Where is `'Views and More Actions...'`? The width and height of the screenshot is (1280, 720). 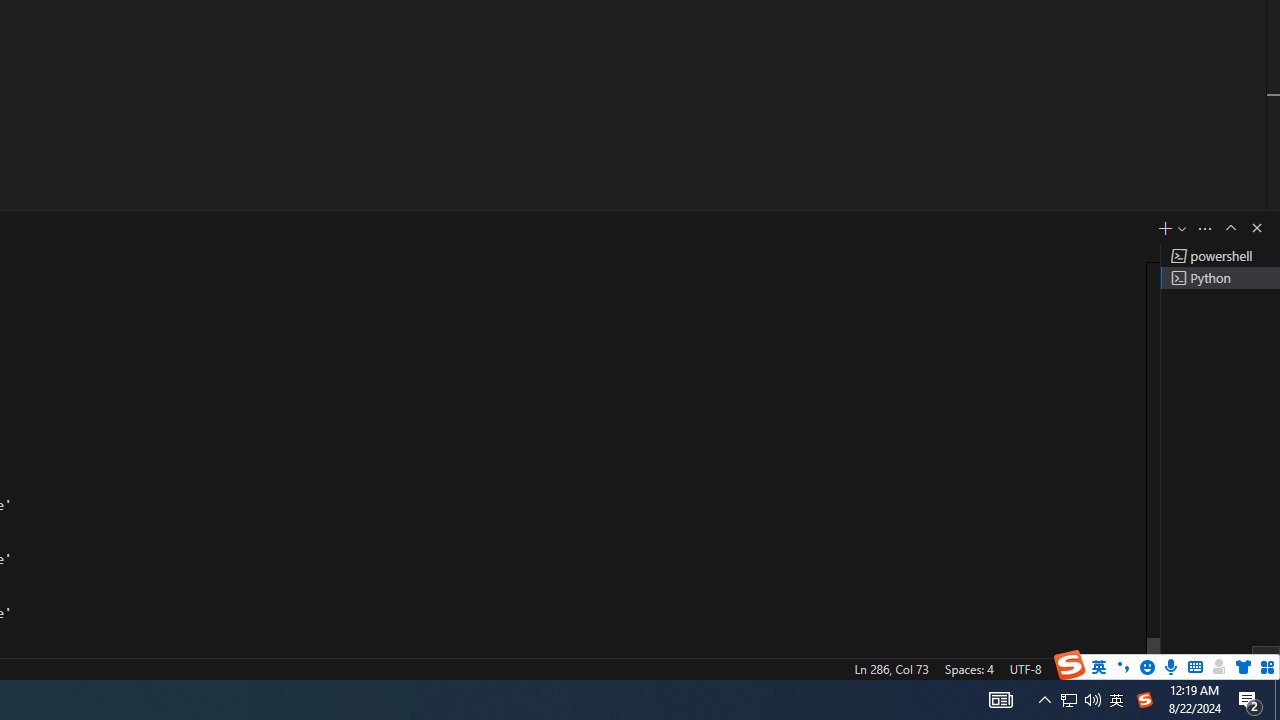 'Views and More Actions...' is located at coordinates (1204, 227).